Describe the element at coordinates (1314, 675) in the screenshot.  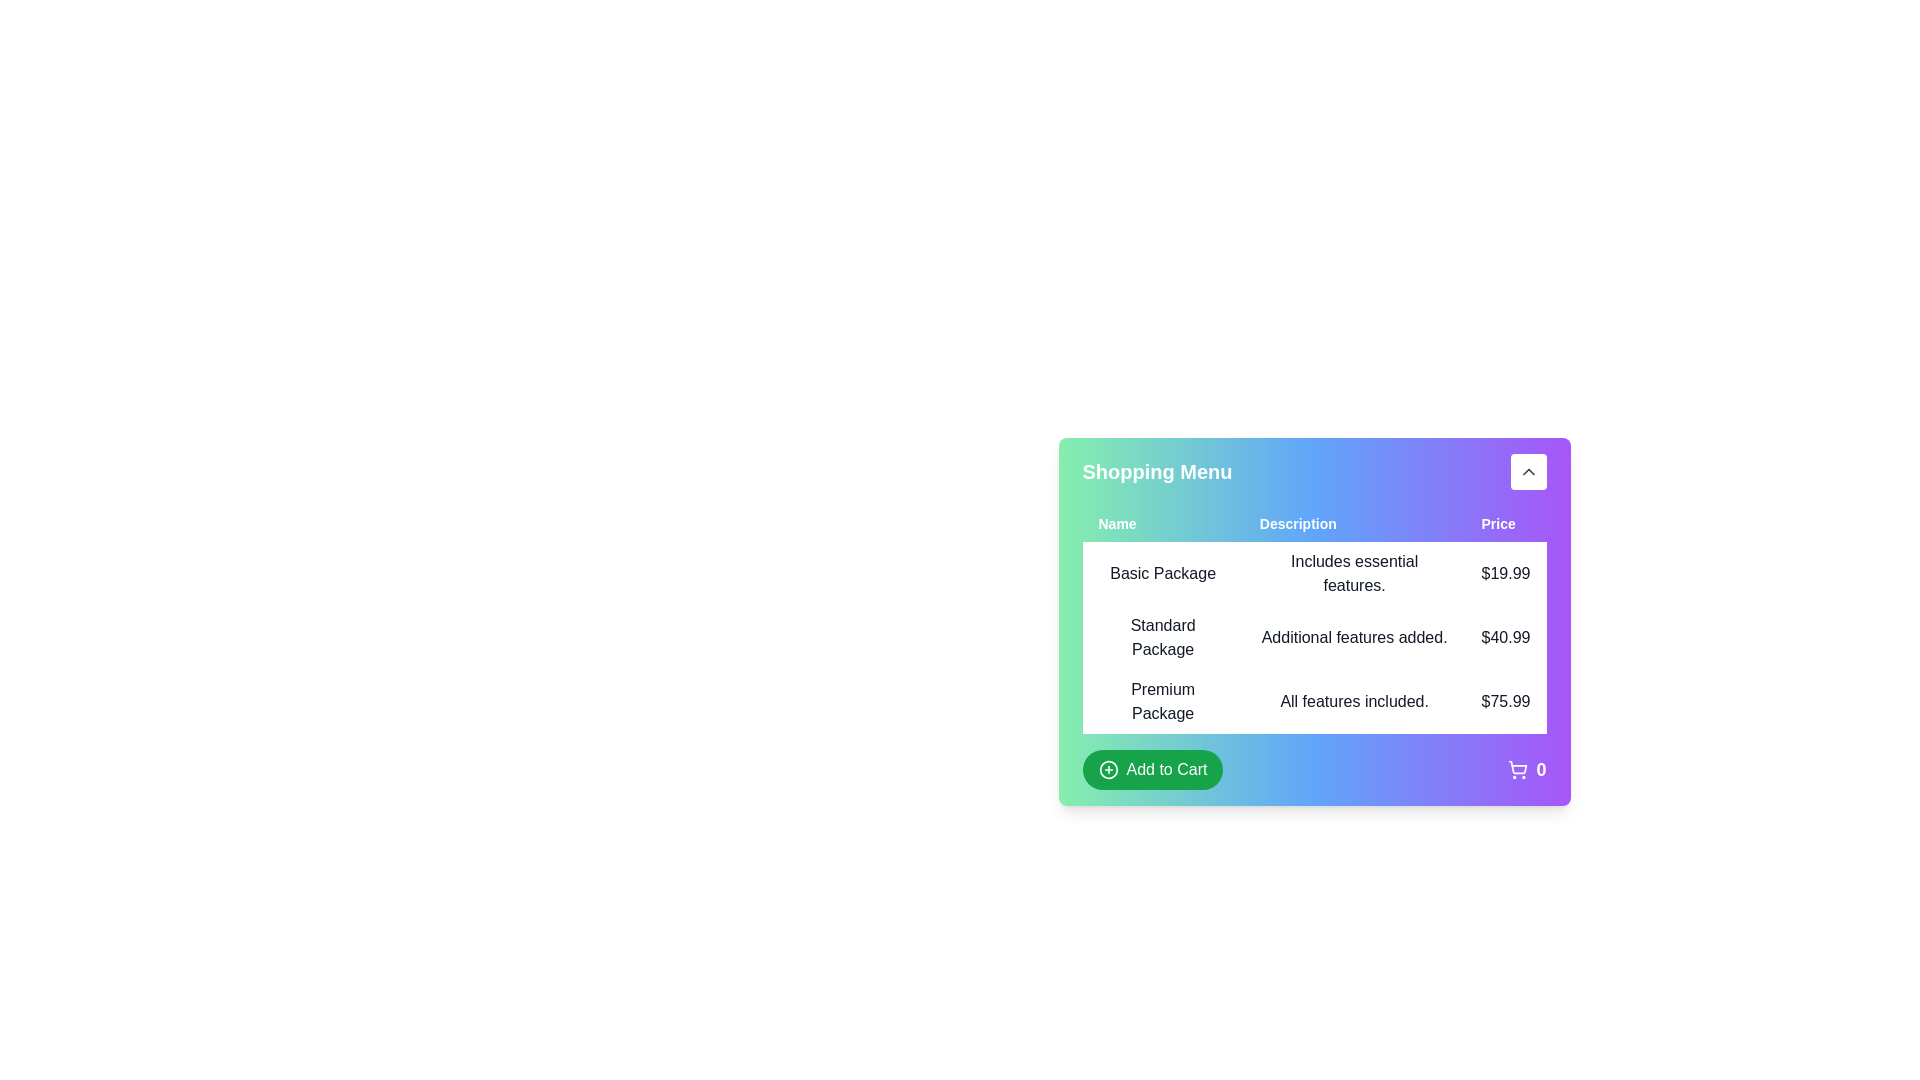
I see `the central modal element displaying shopping-related information, allowing users` at that location.